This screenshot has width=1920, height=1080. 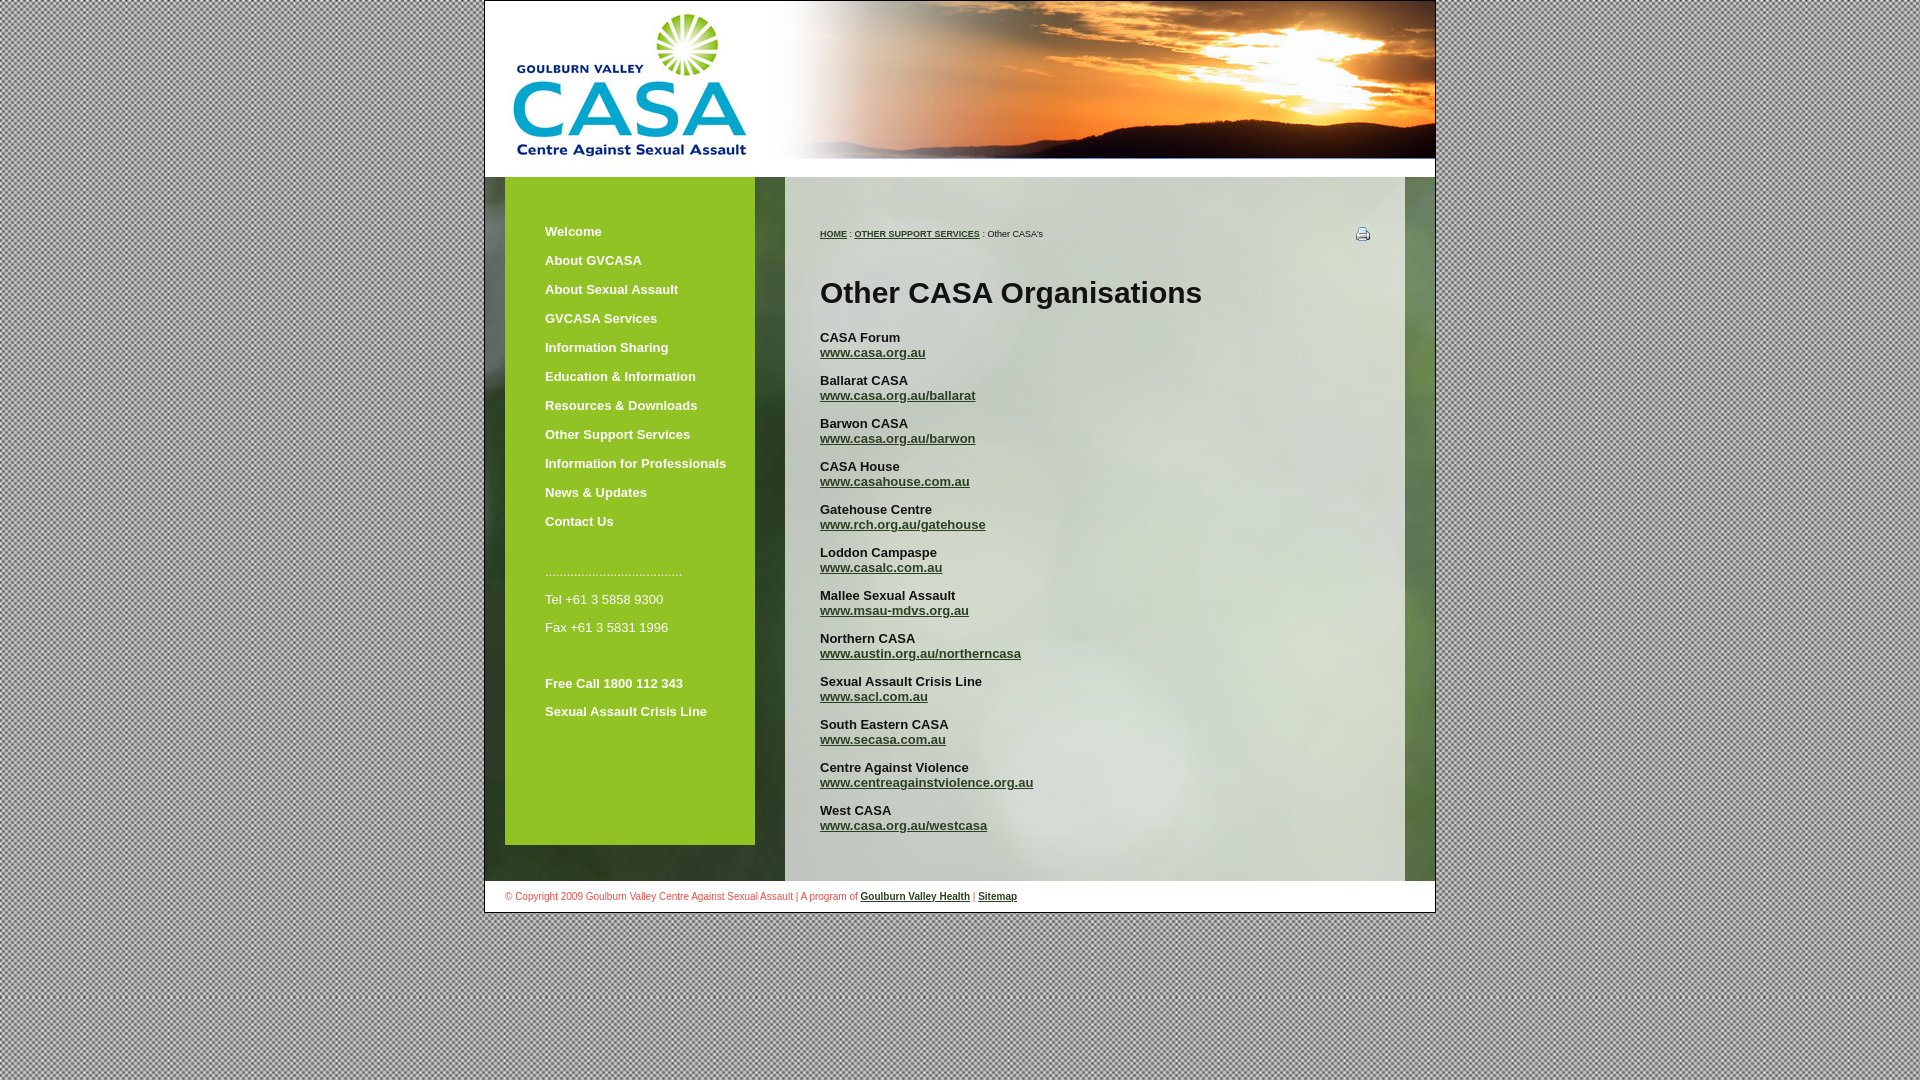 What do you see at coordinates (925, 781) in the screenshot?
I see `'www.centreagainstviolence.org.au'` at bounding box center [925, 781].